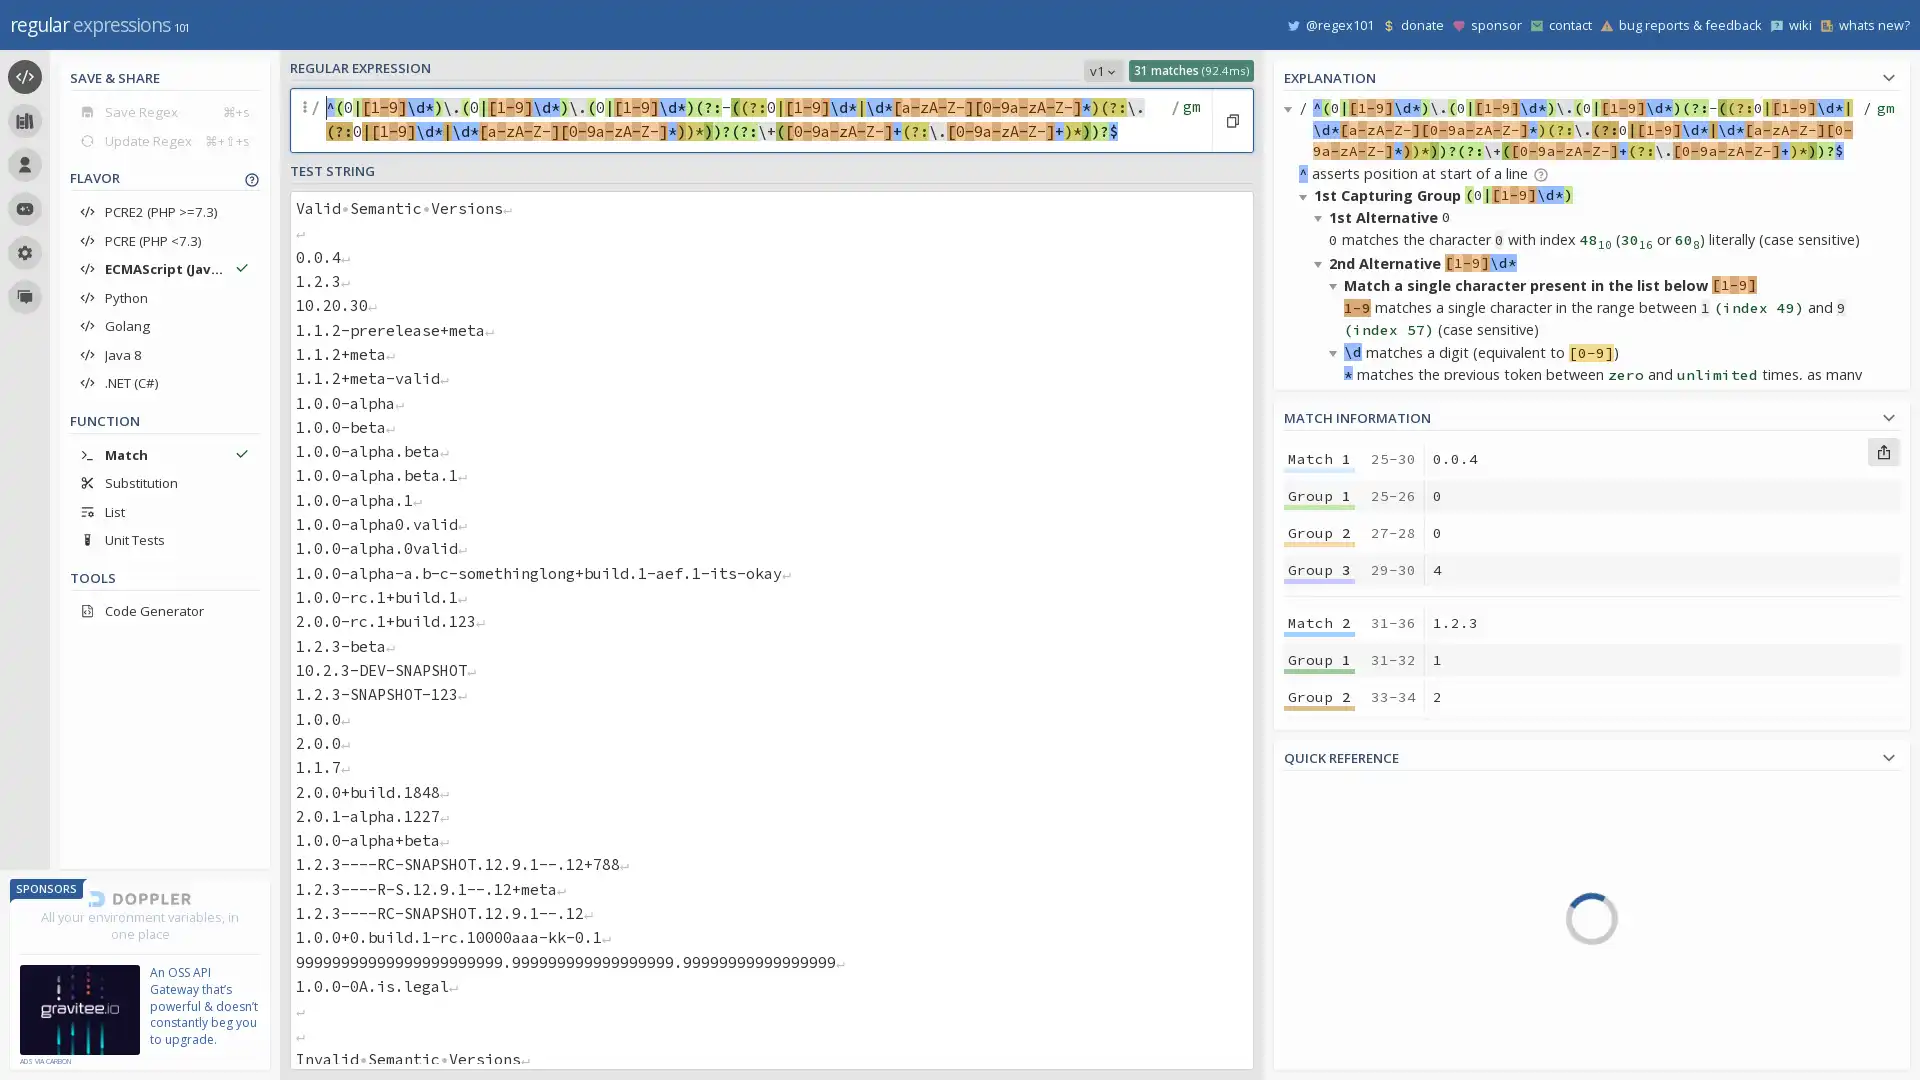 The image size is (1920, 1080). I want to click on Collapse Subtree, so click(1336, 782).